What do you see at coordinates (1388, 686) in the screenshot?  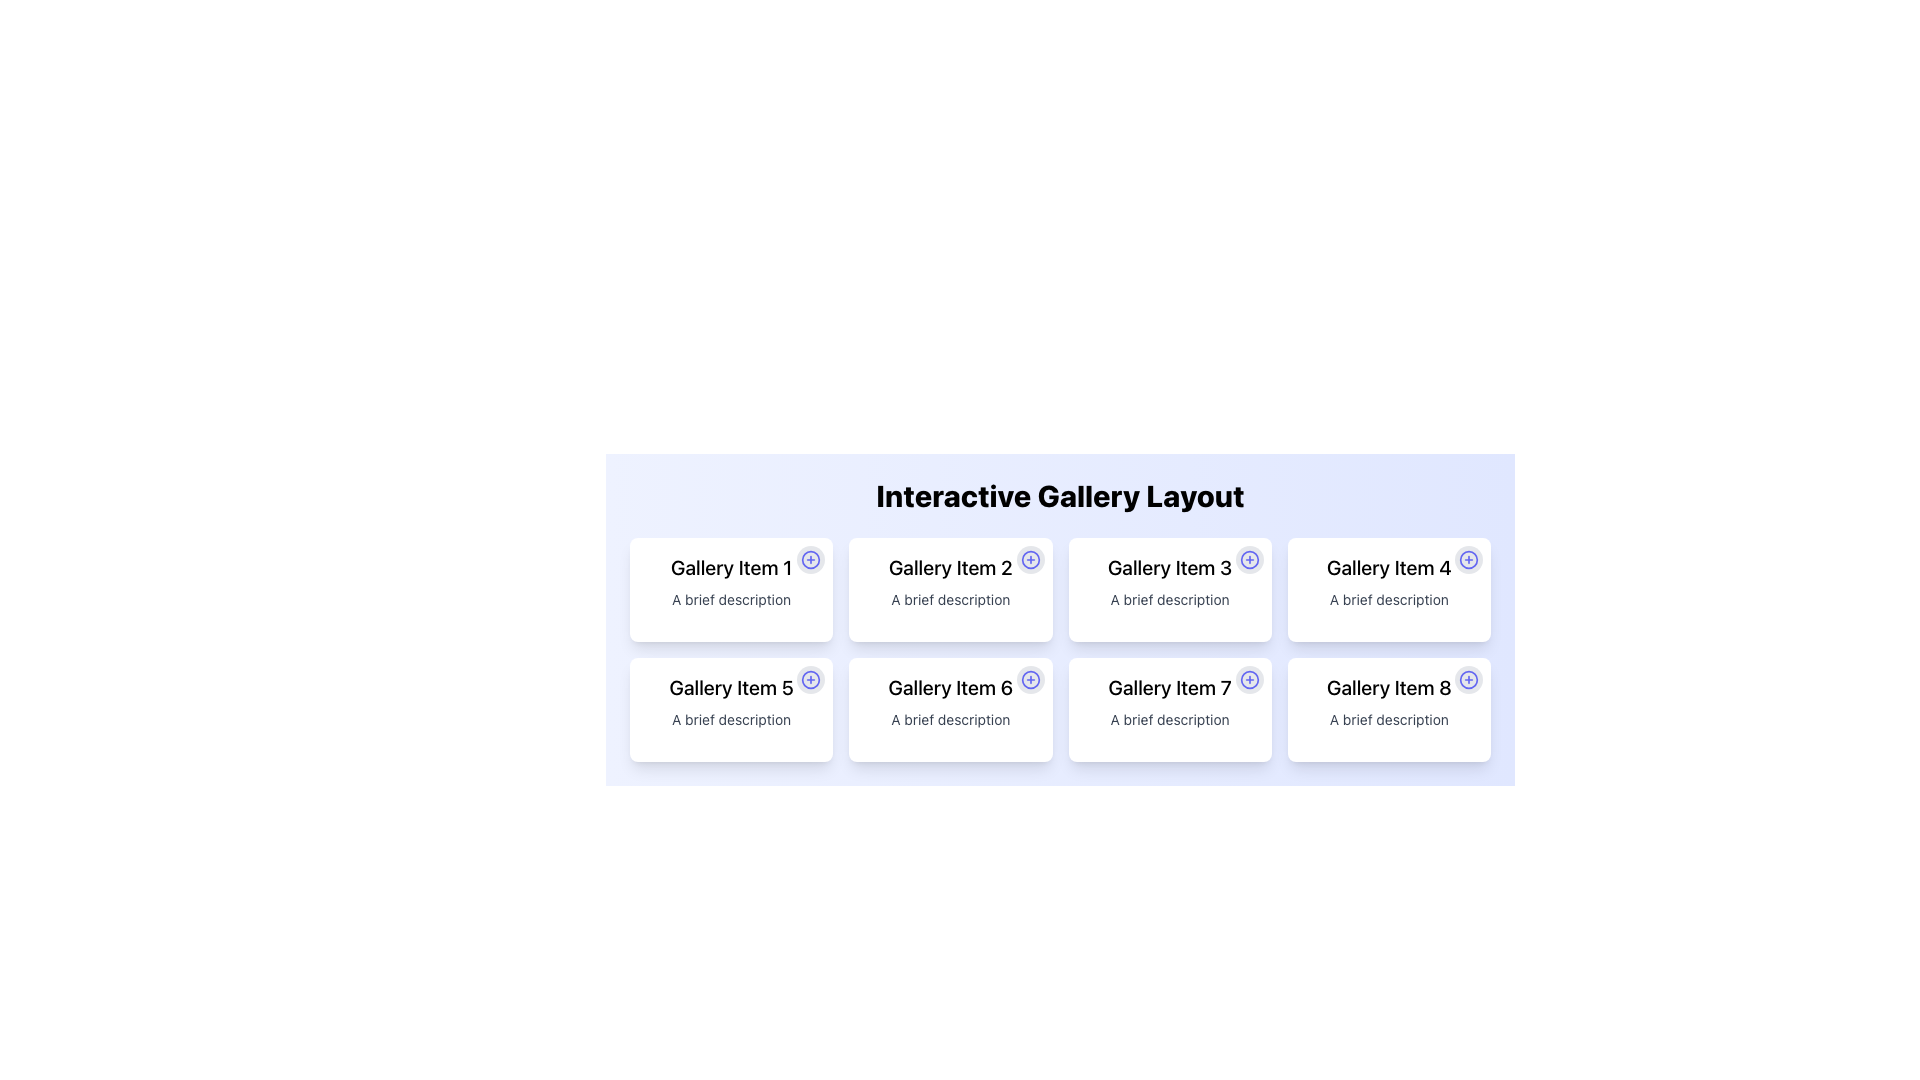 I see `the title text label of the card labeled 'Gallery Item 8', which is positioned at the top inside the card in the bottom-right corner of an 8-card grid layout` at bounding box center [1388, 686].